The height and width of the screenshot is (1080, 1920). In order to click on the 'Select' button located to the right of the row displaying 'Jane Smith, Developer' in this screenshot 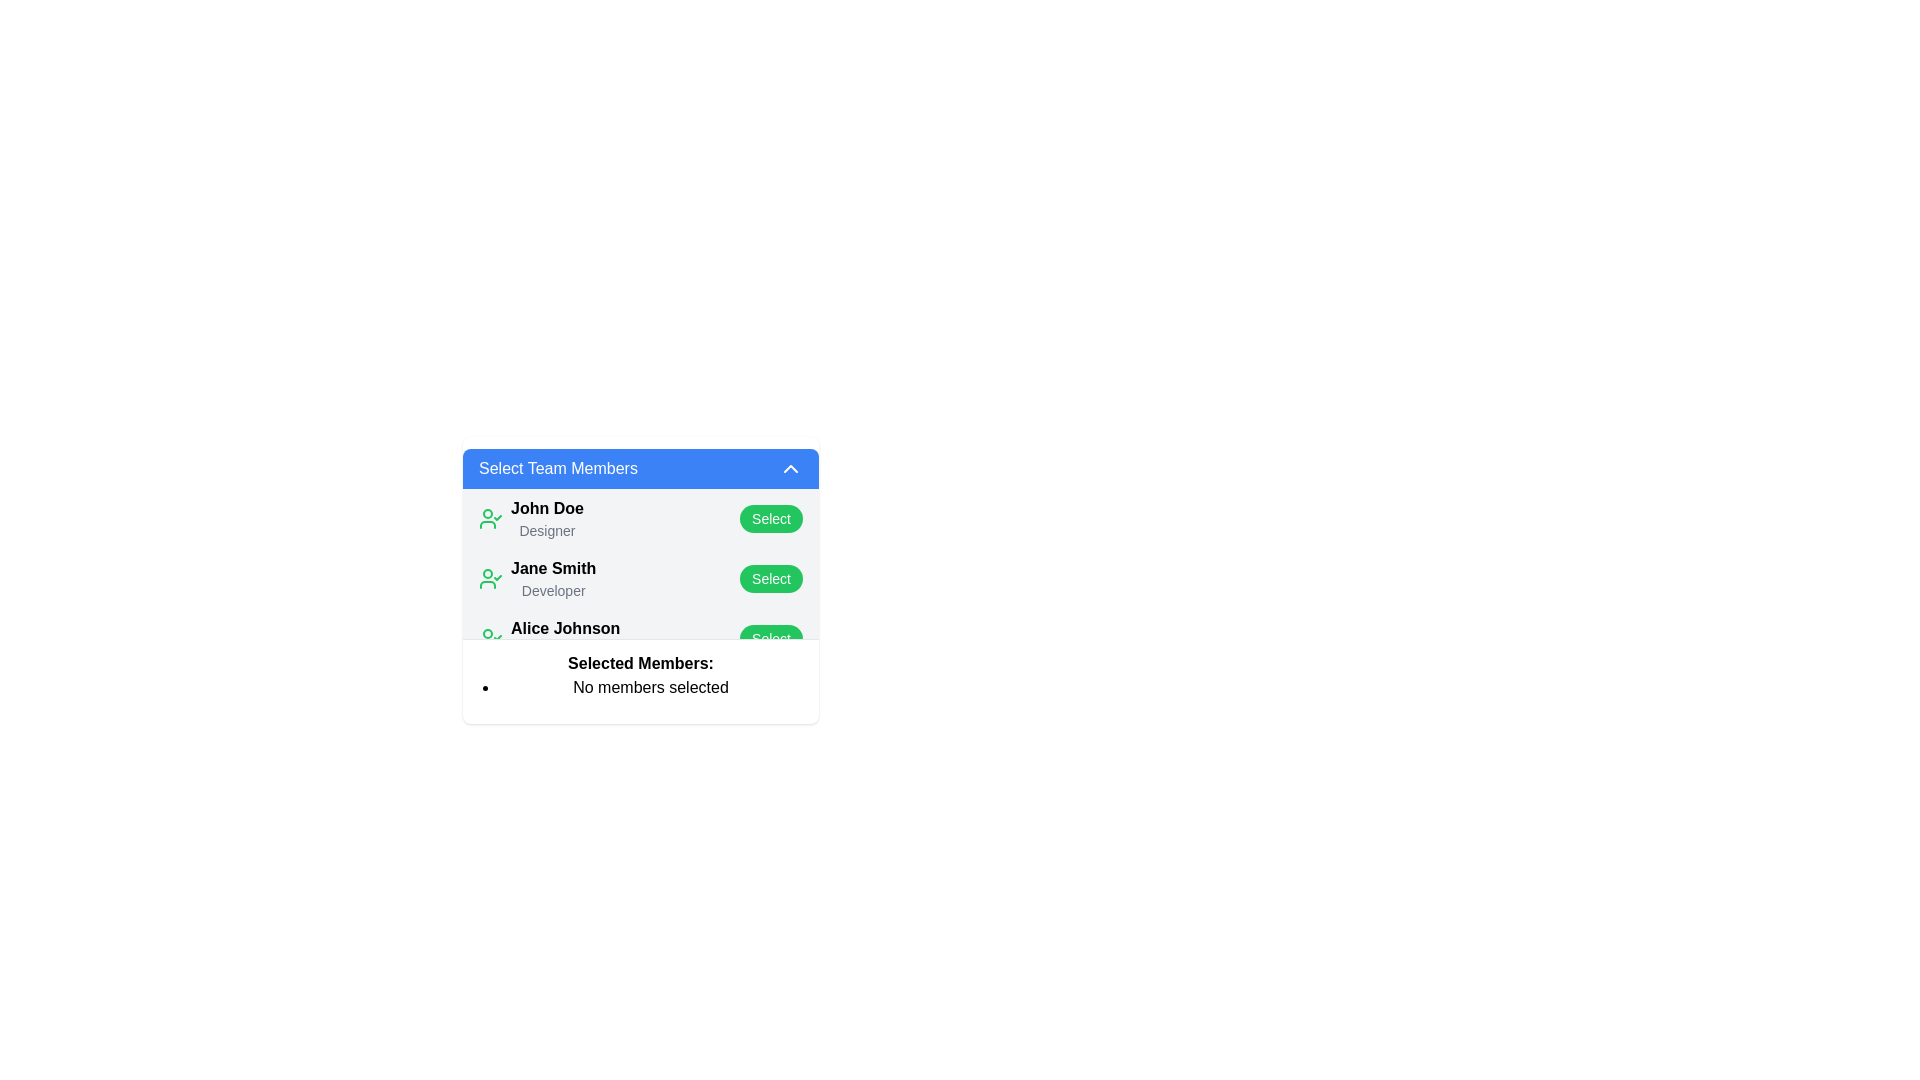, I will do `click(770, 578)`.